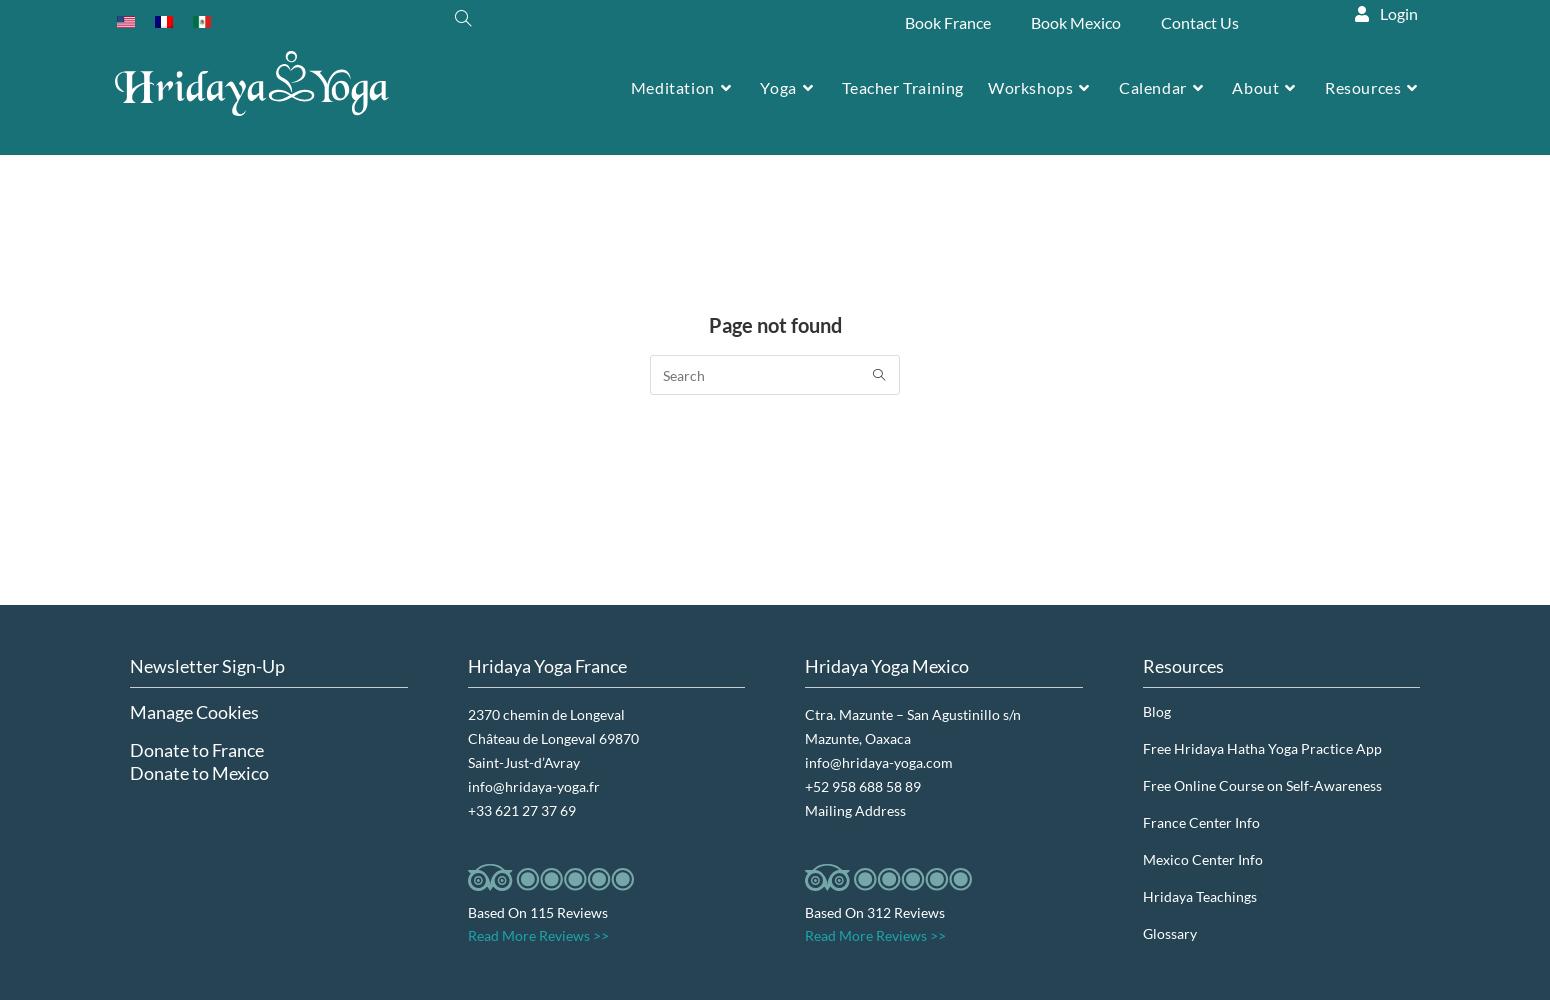  Describe the element at coordinates (670, 86) in the screenshot. I see `'Meditation'` at that location.